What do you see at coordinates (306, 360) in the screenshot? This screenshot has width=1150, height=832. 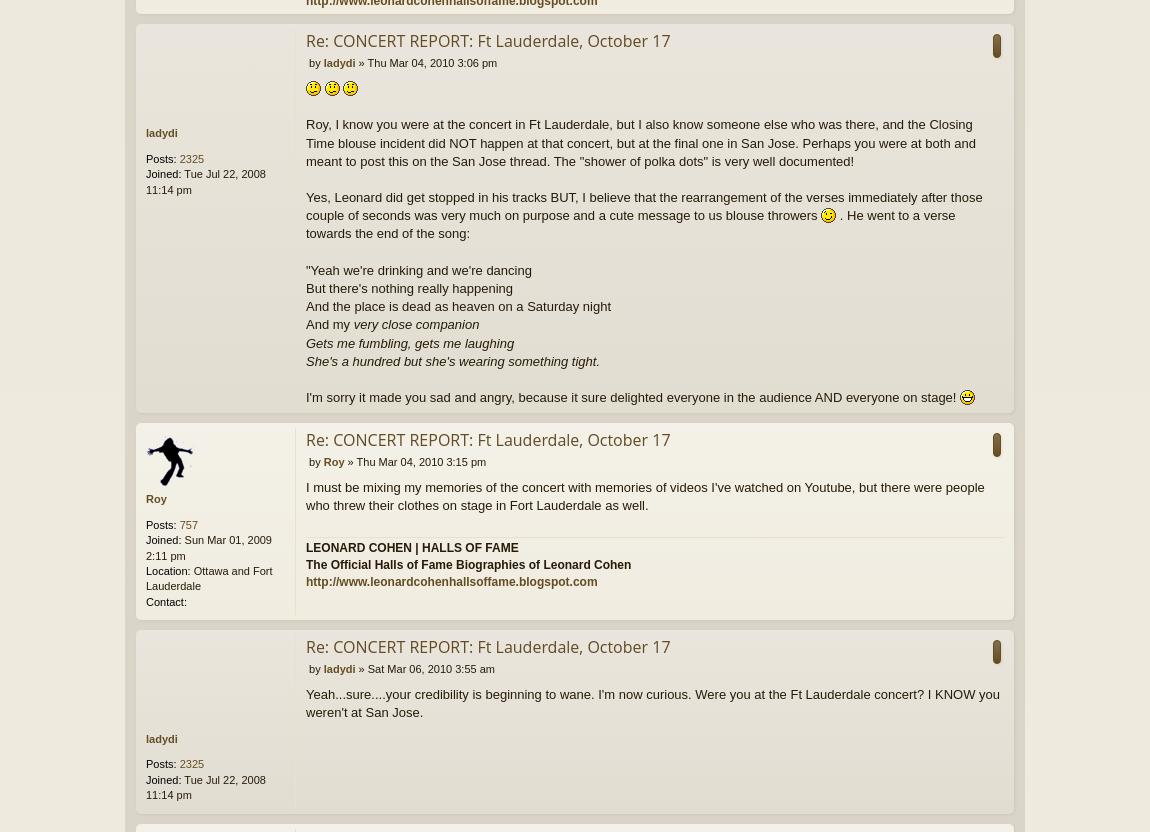 I see `'She's a hundred but she's wearing something tight.'` at bounding box center [306, 360].